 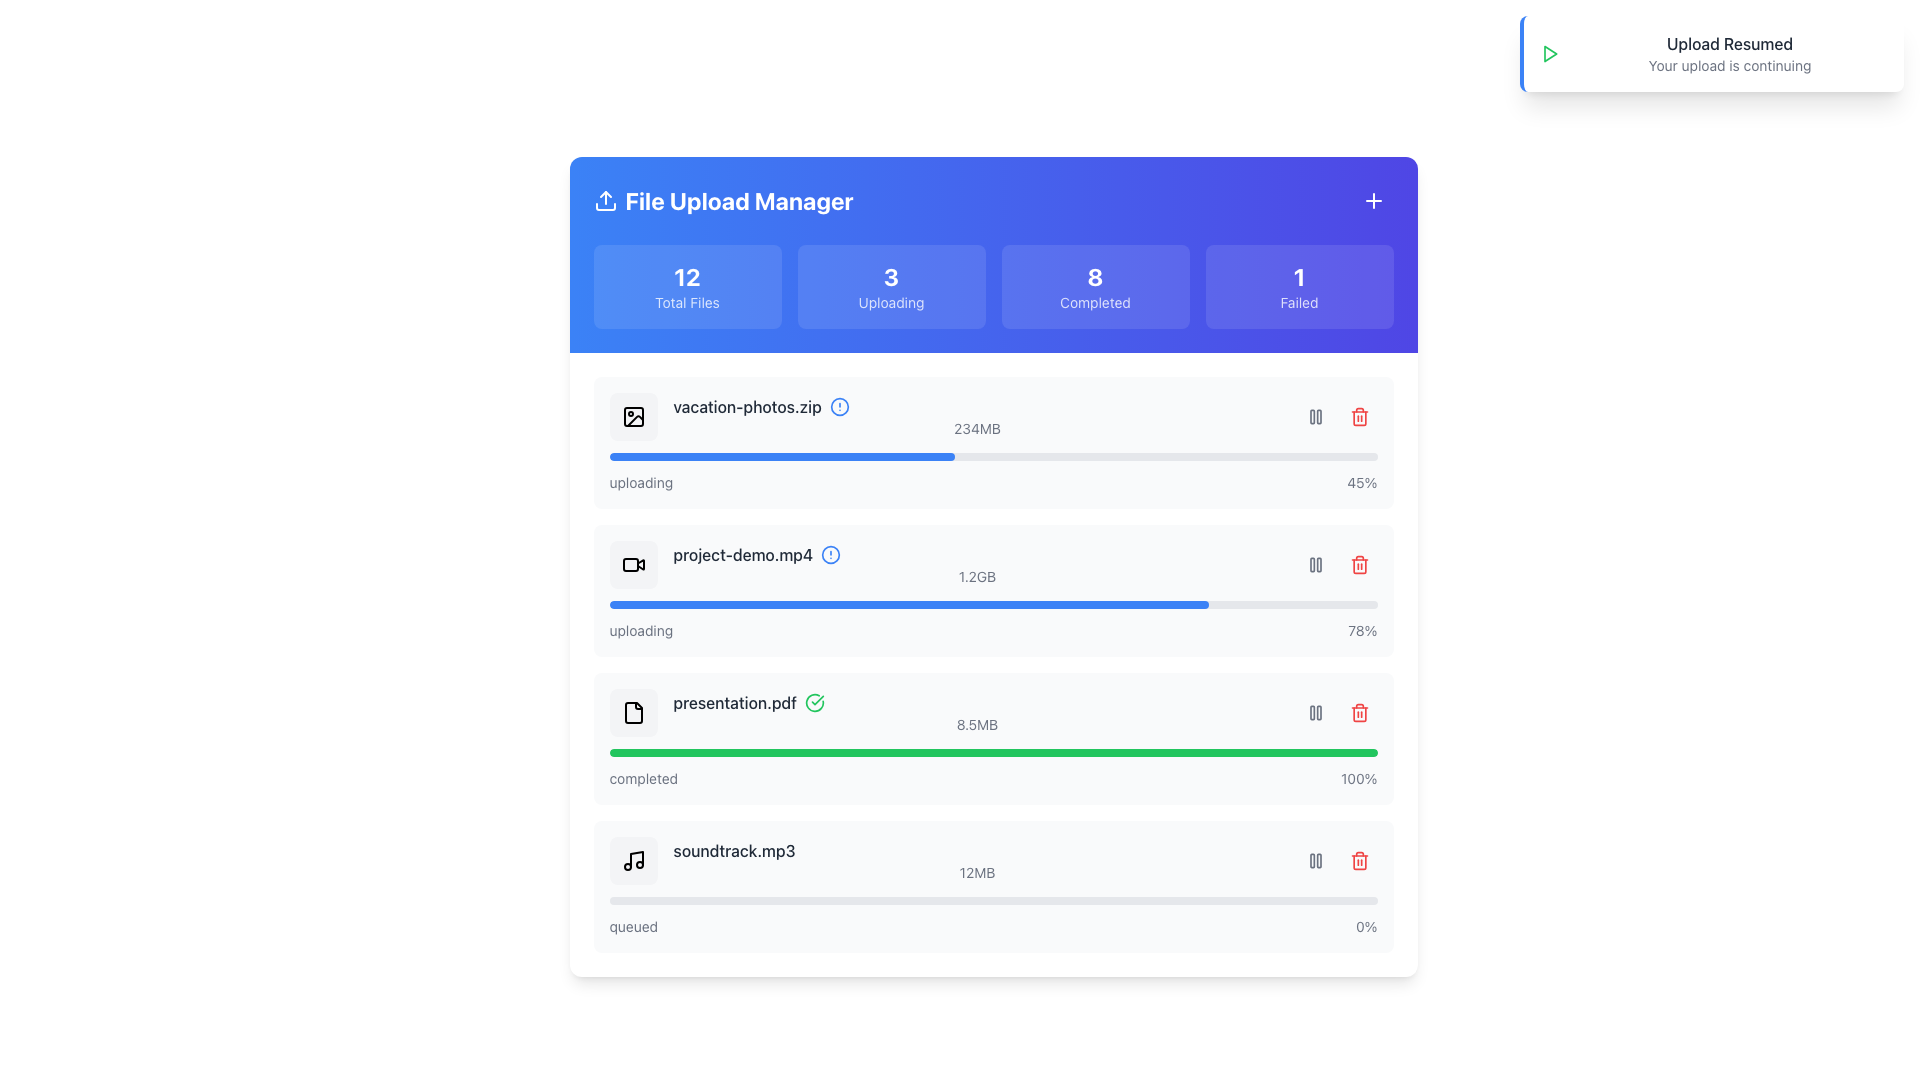 I want to click on the progress bar fill indicator that shows 78% completion for the file 'project-demo.mp4' in the file upload manager, so click(x=907, y=604).